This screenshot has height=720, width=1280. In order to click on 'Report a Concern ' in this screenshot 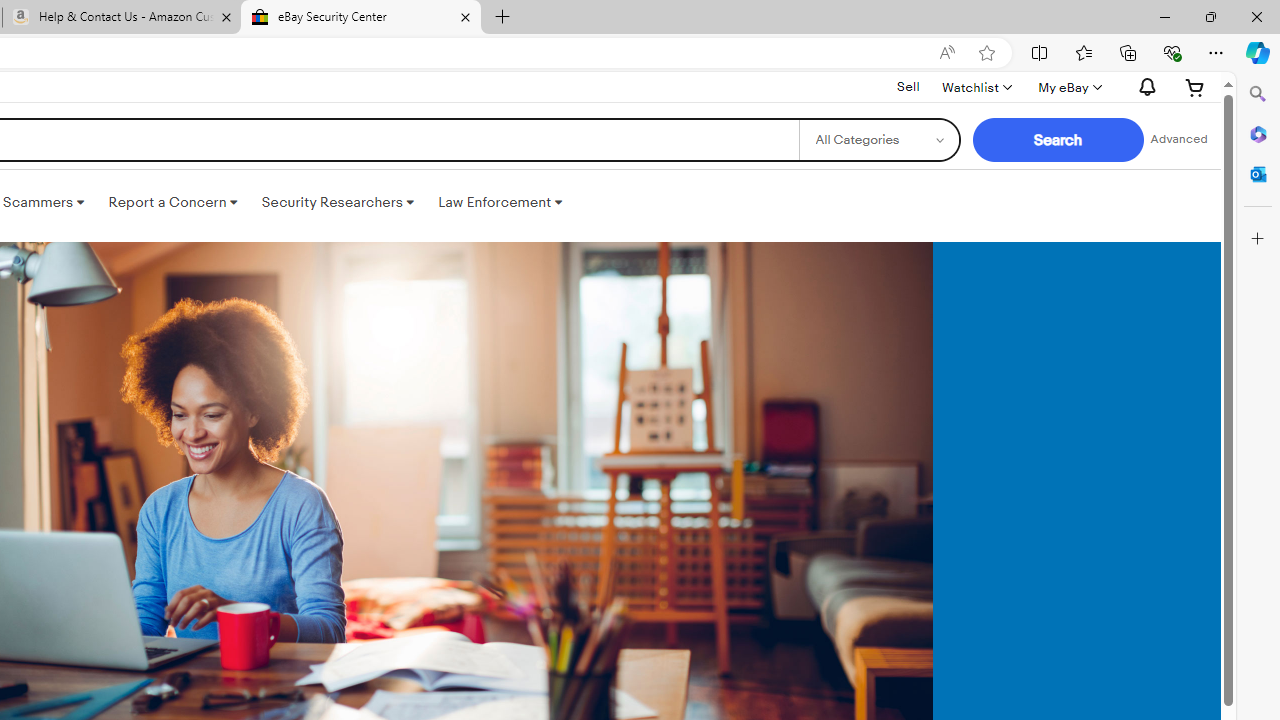, I will do `click(173, 203)`.